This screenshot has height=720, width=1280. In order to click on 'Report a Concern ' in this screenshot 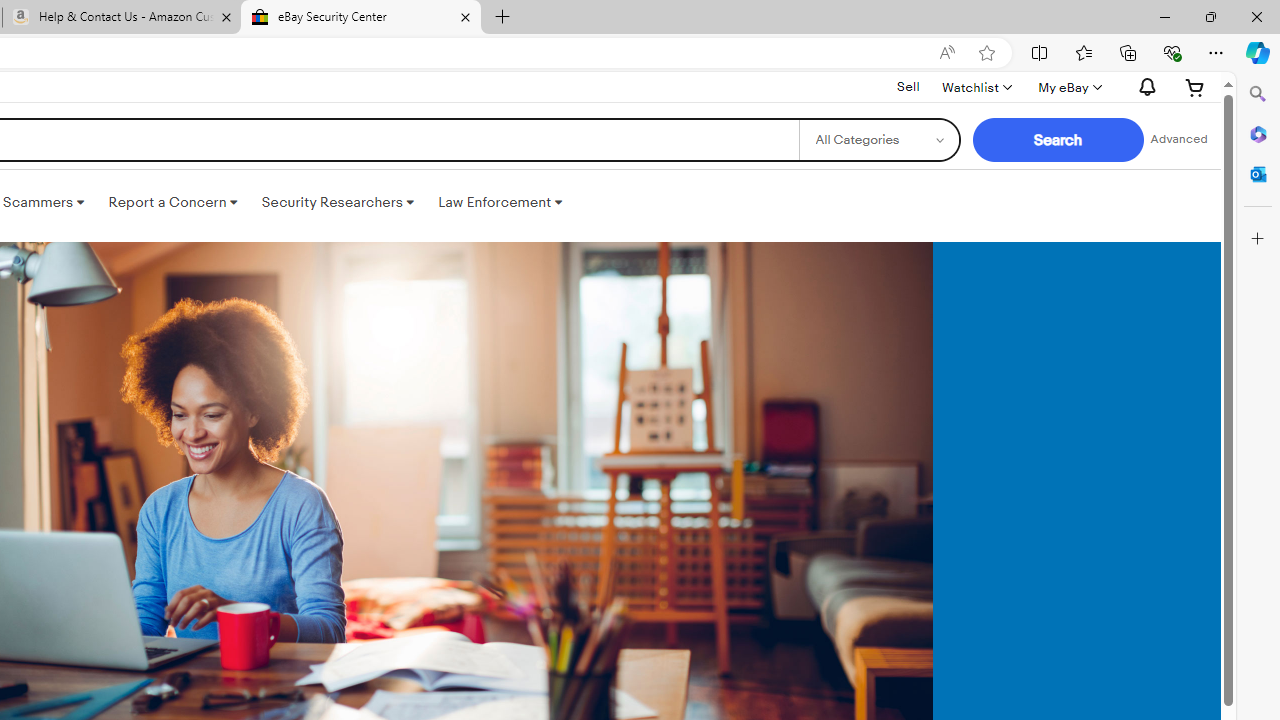, I will do `click(173, 203)`.